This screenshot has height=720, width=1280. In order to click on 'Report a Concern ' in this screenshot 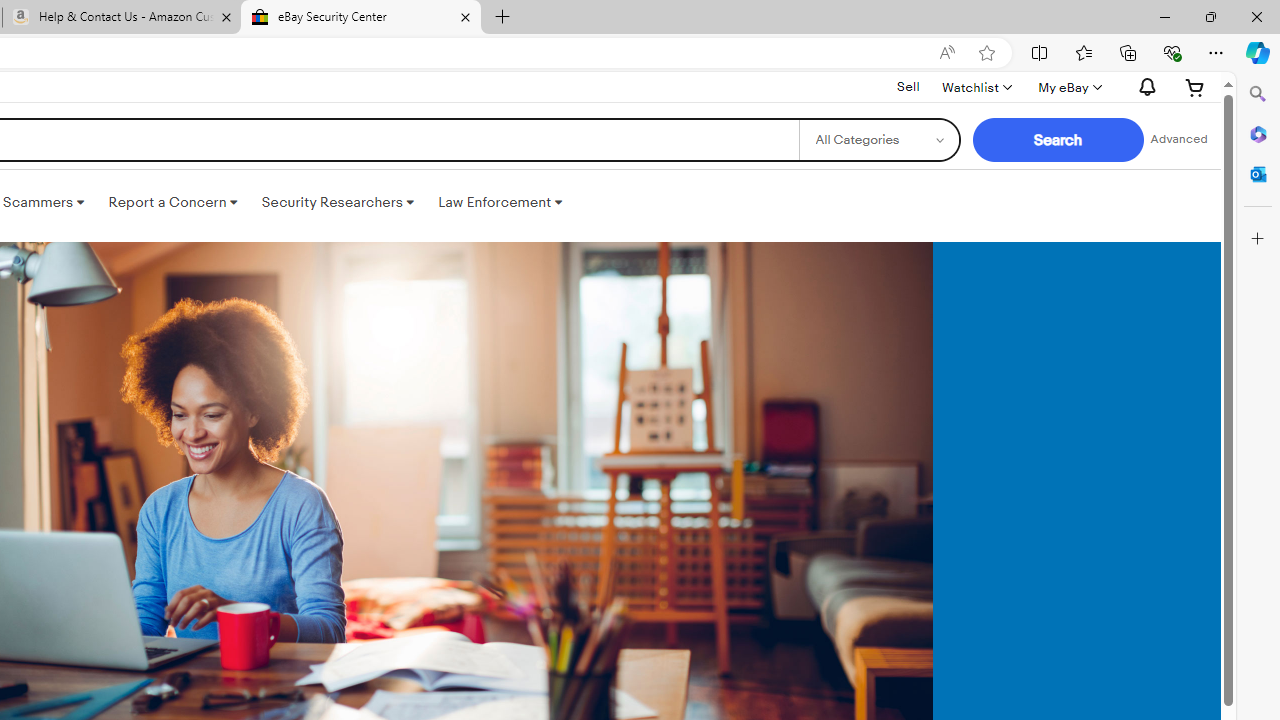, I will do `click(173, 203)`.